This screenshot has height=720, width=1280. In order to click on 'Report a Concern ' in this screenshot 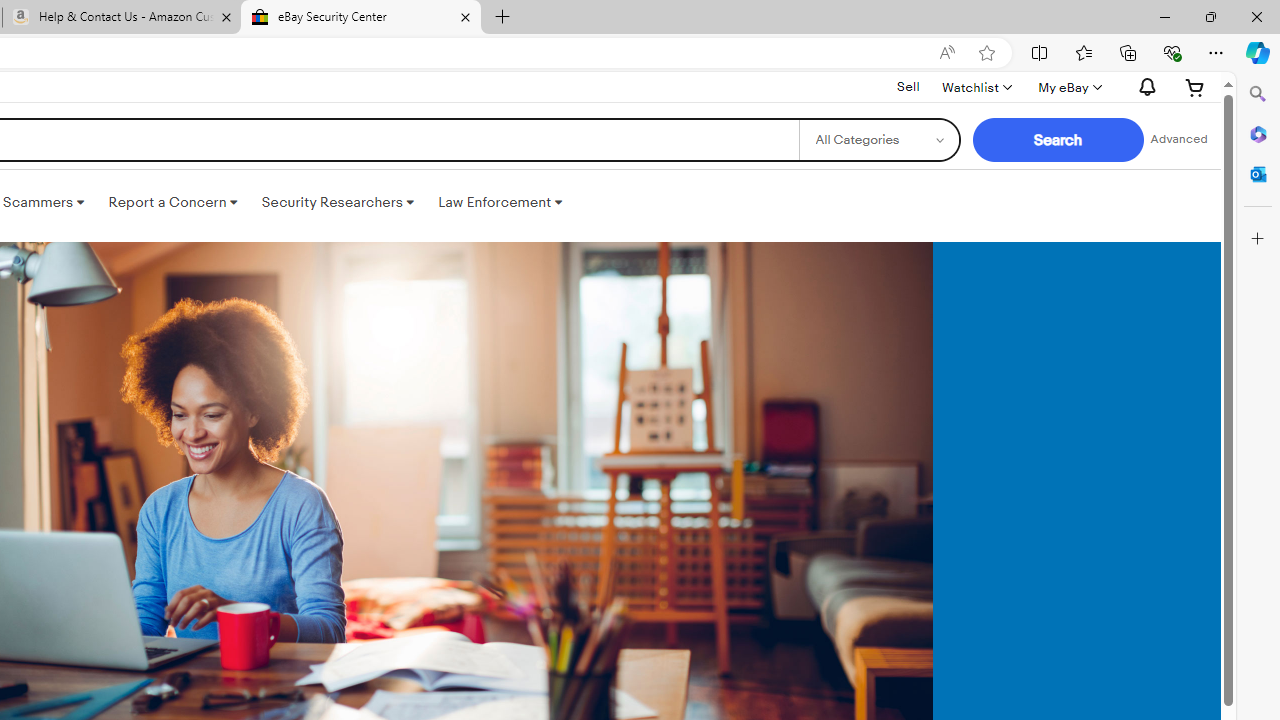, I will do `click(173, 203)`.